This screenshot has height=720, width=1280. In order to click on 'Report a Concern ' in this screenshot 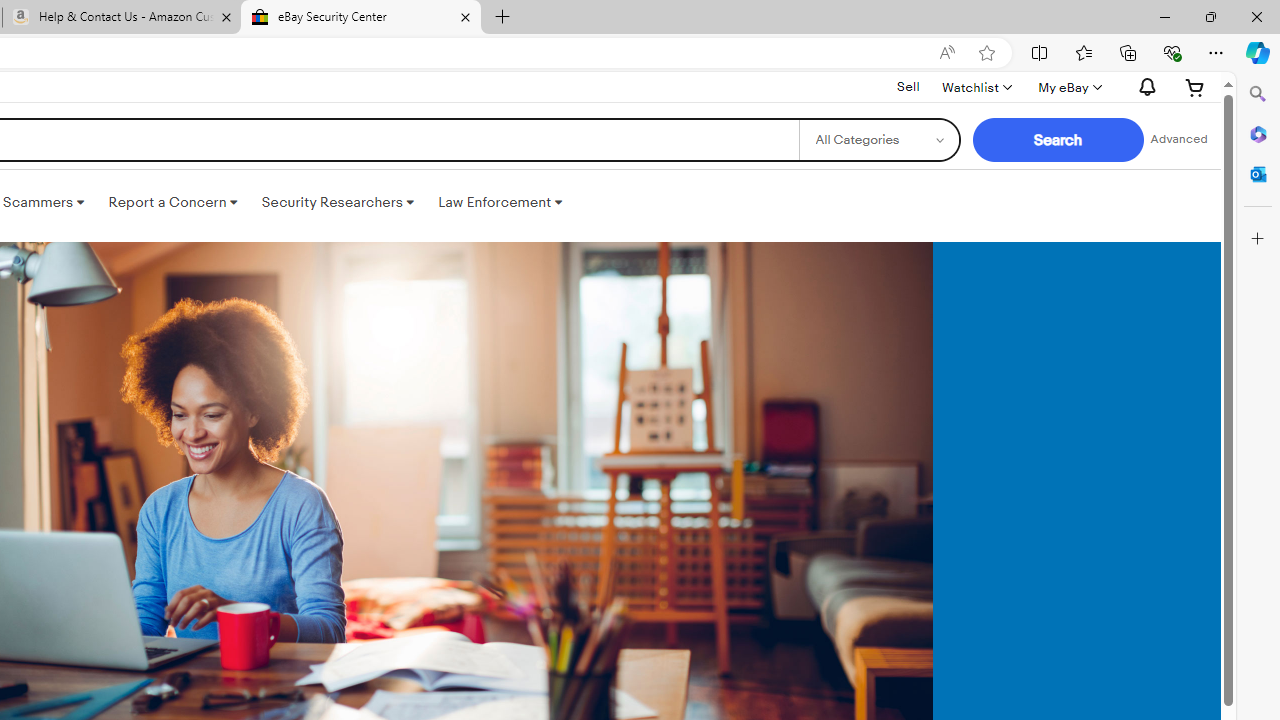, I will do `click(173, 203)`.